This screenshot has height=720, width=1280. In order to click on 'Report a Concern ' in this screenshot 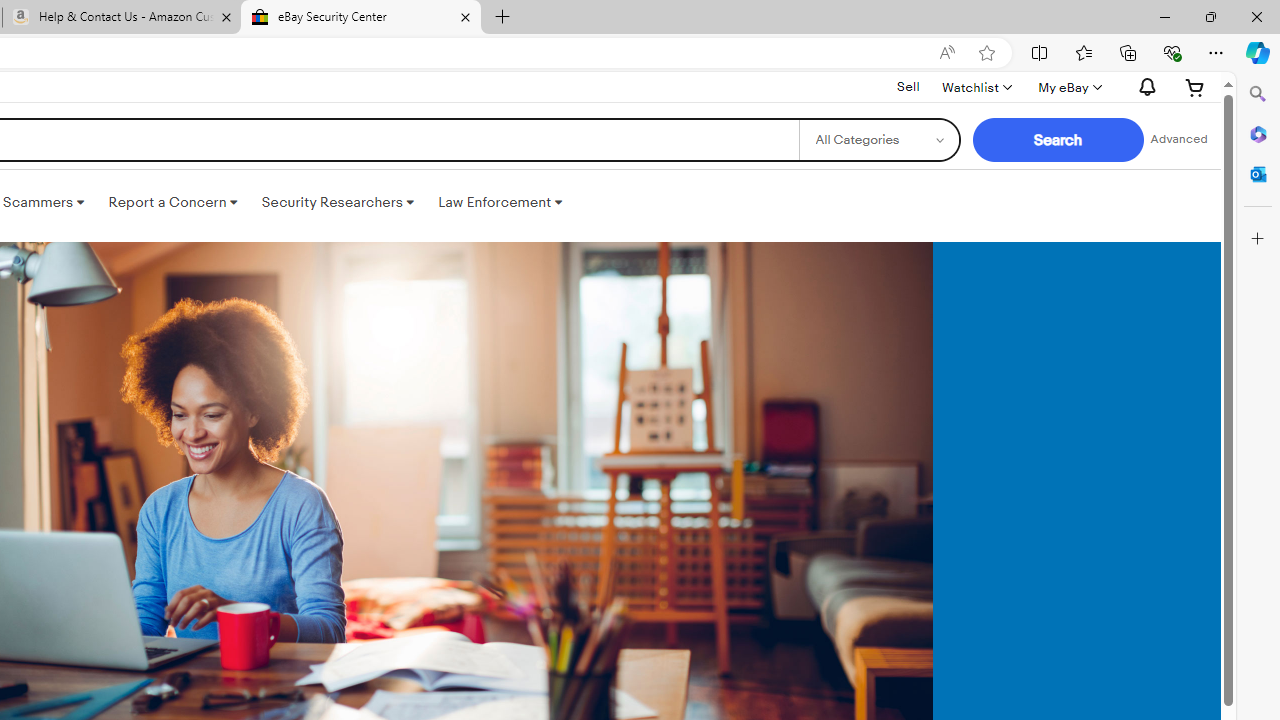, I will do `click(173, 203)`.